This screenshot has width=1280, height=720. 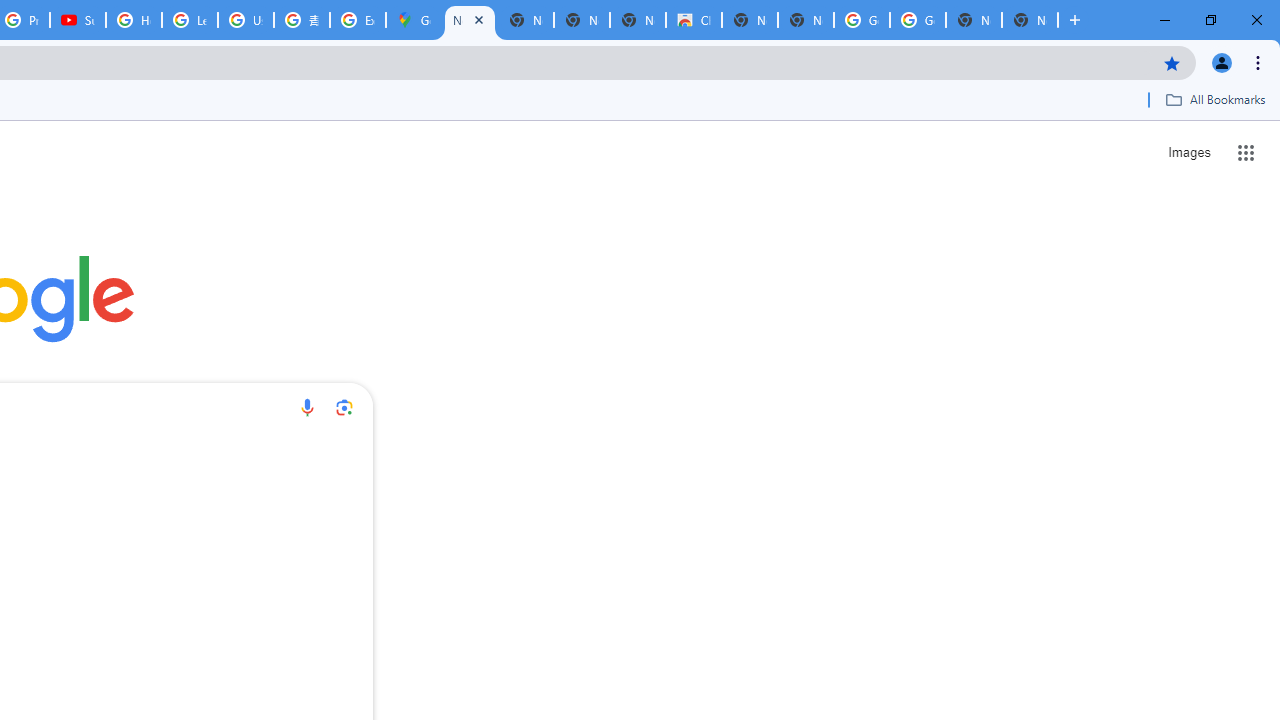 I want to click on 'Google Maps', so click(x=413, y=20).